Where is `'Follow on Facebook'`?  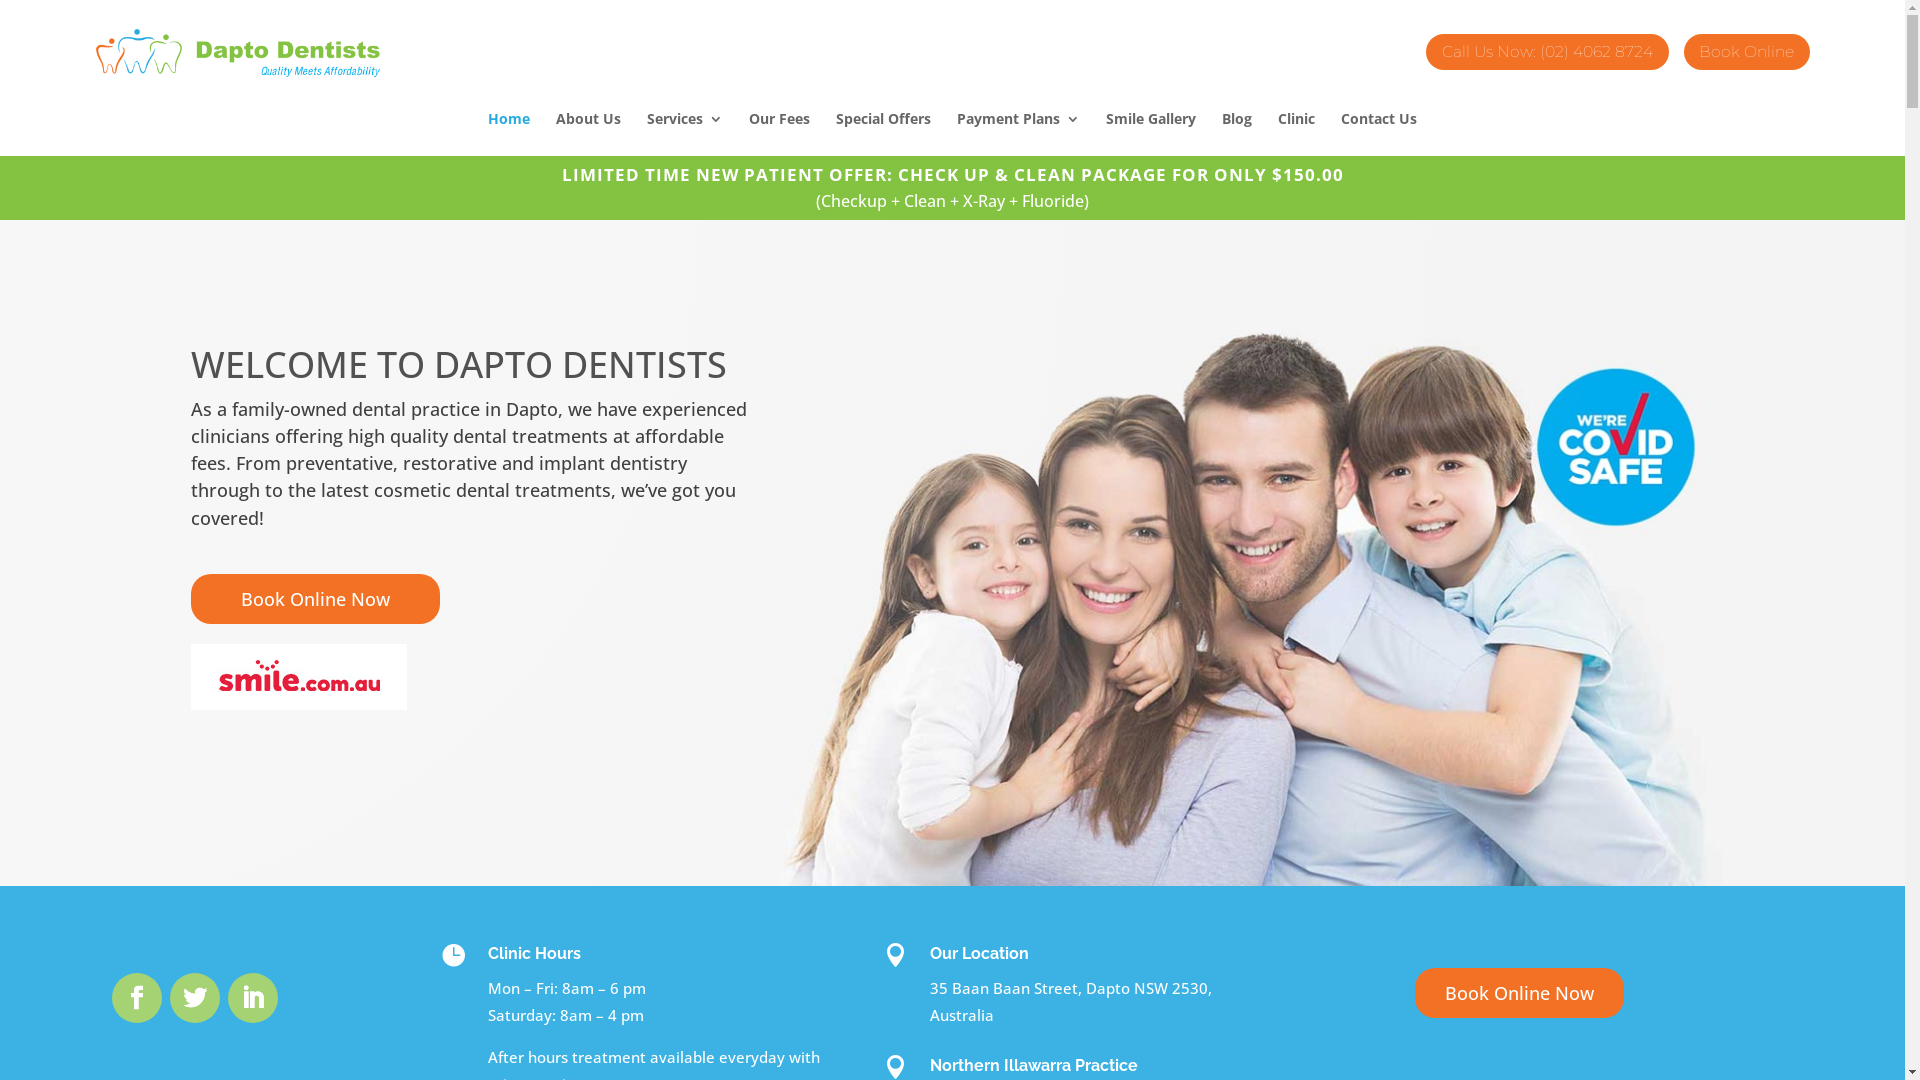
'Follow on Facebook' is located at coordinates (136, 996).